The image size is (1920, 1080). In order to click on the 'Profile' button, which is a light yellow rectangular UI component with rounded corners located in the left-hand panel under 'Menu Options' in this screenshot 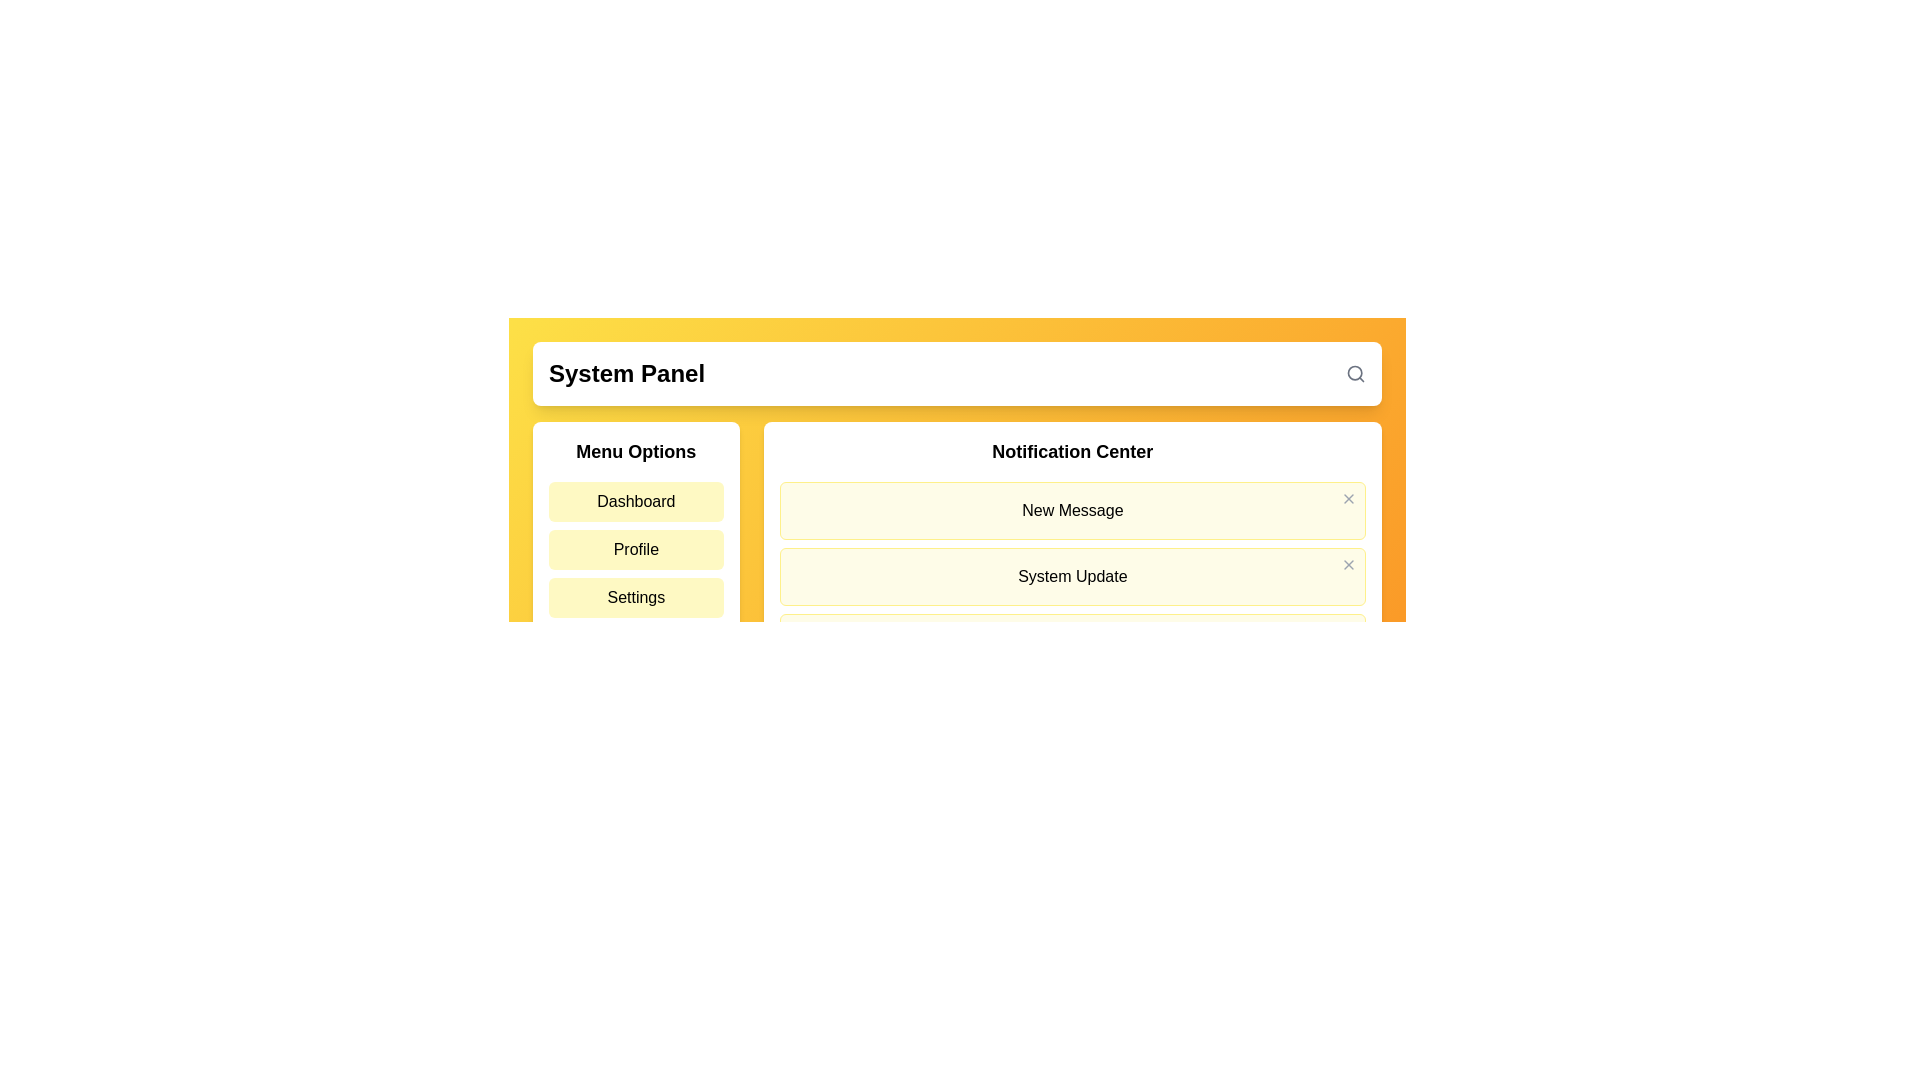, I will do `click(635, 550)`.